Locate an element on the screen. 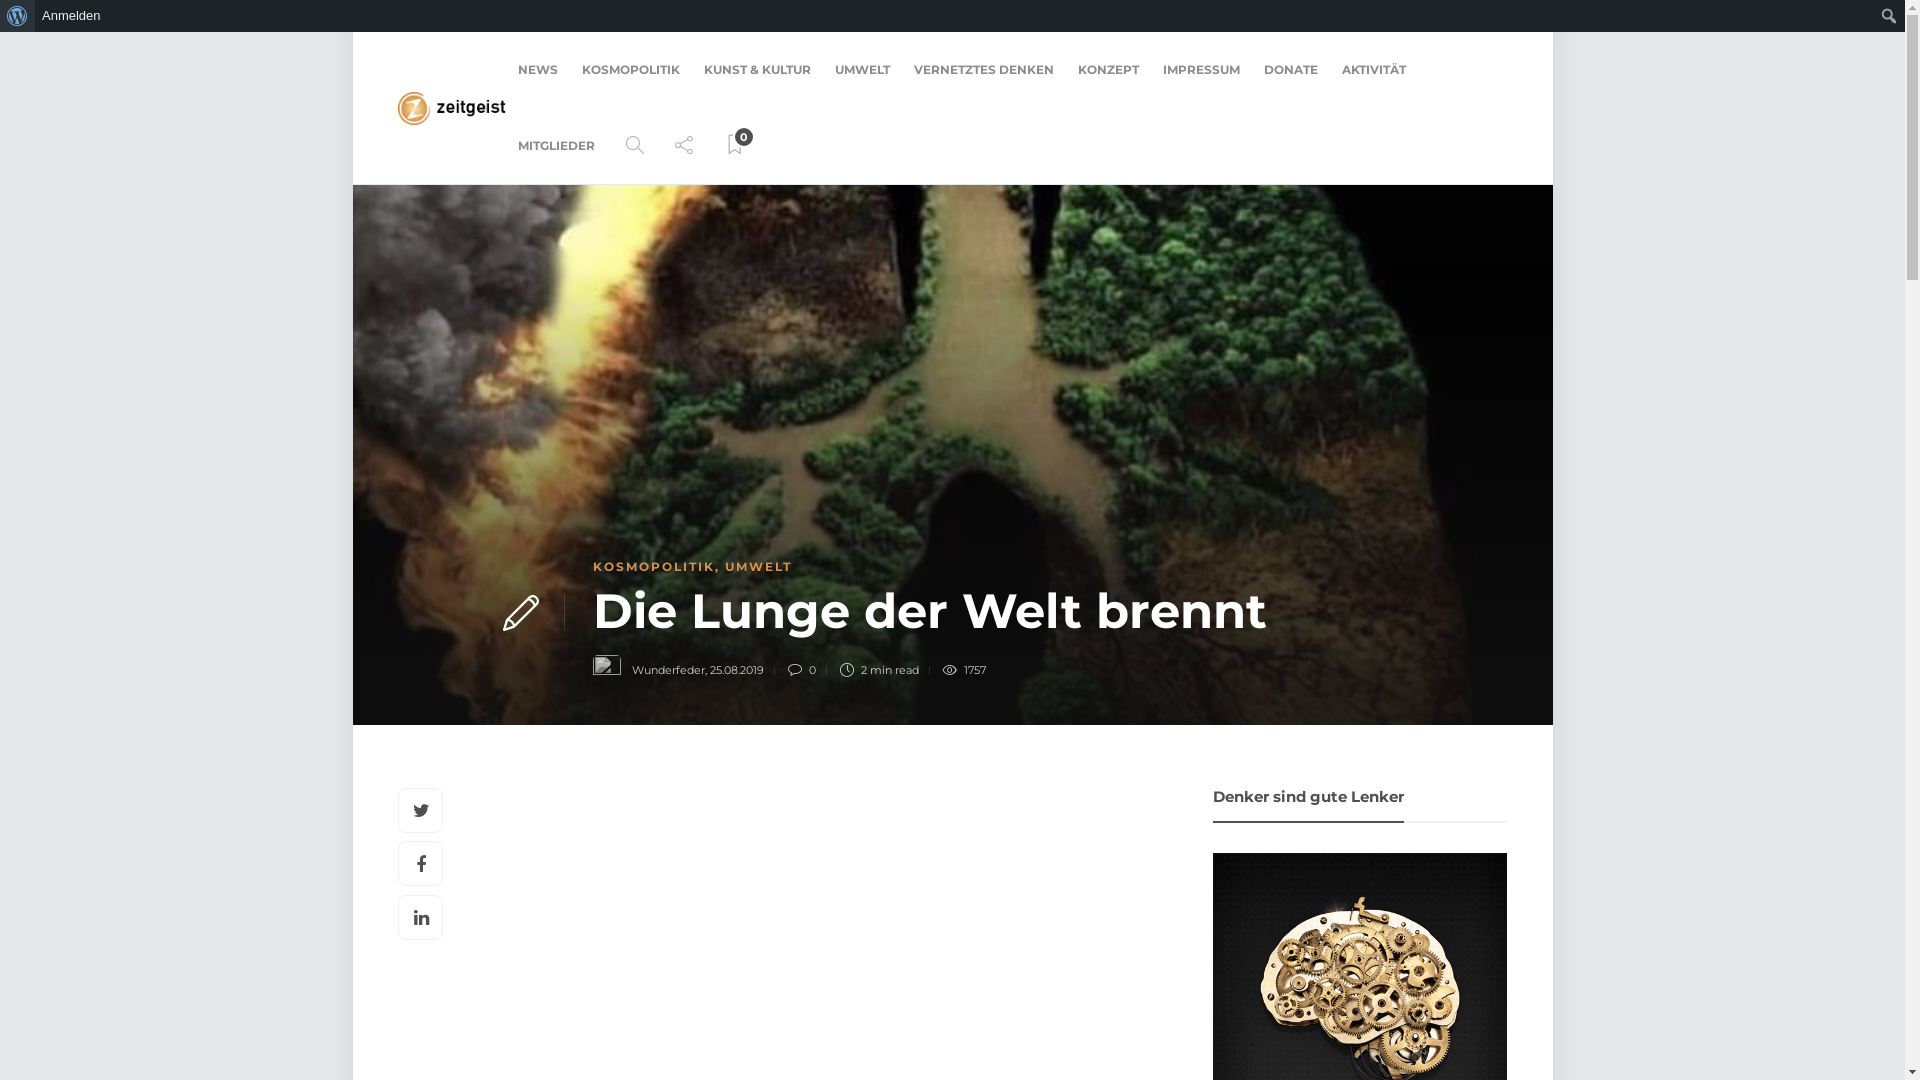  'KOSMOPOLITIK' is located at coordinates (629, 68).